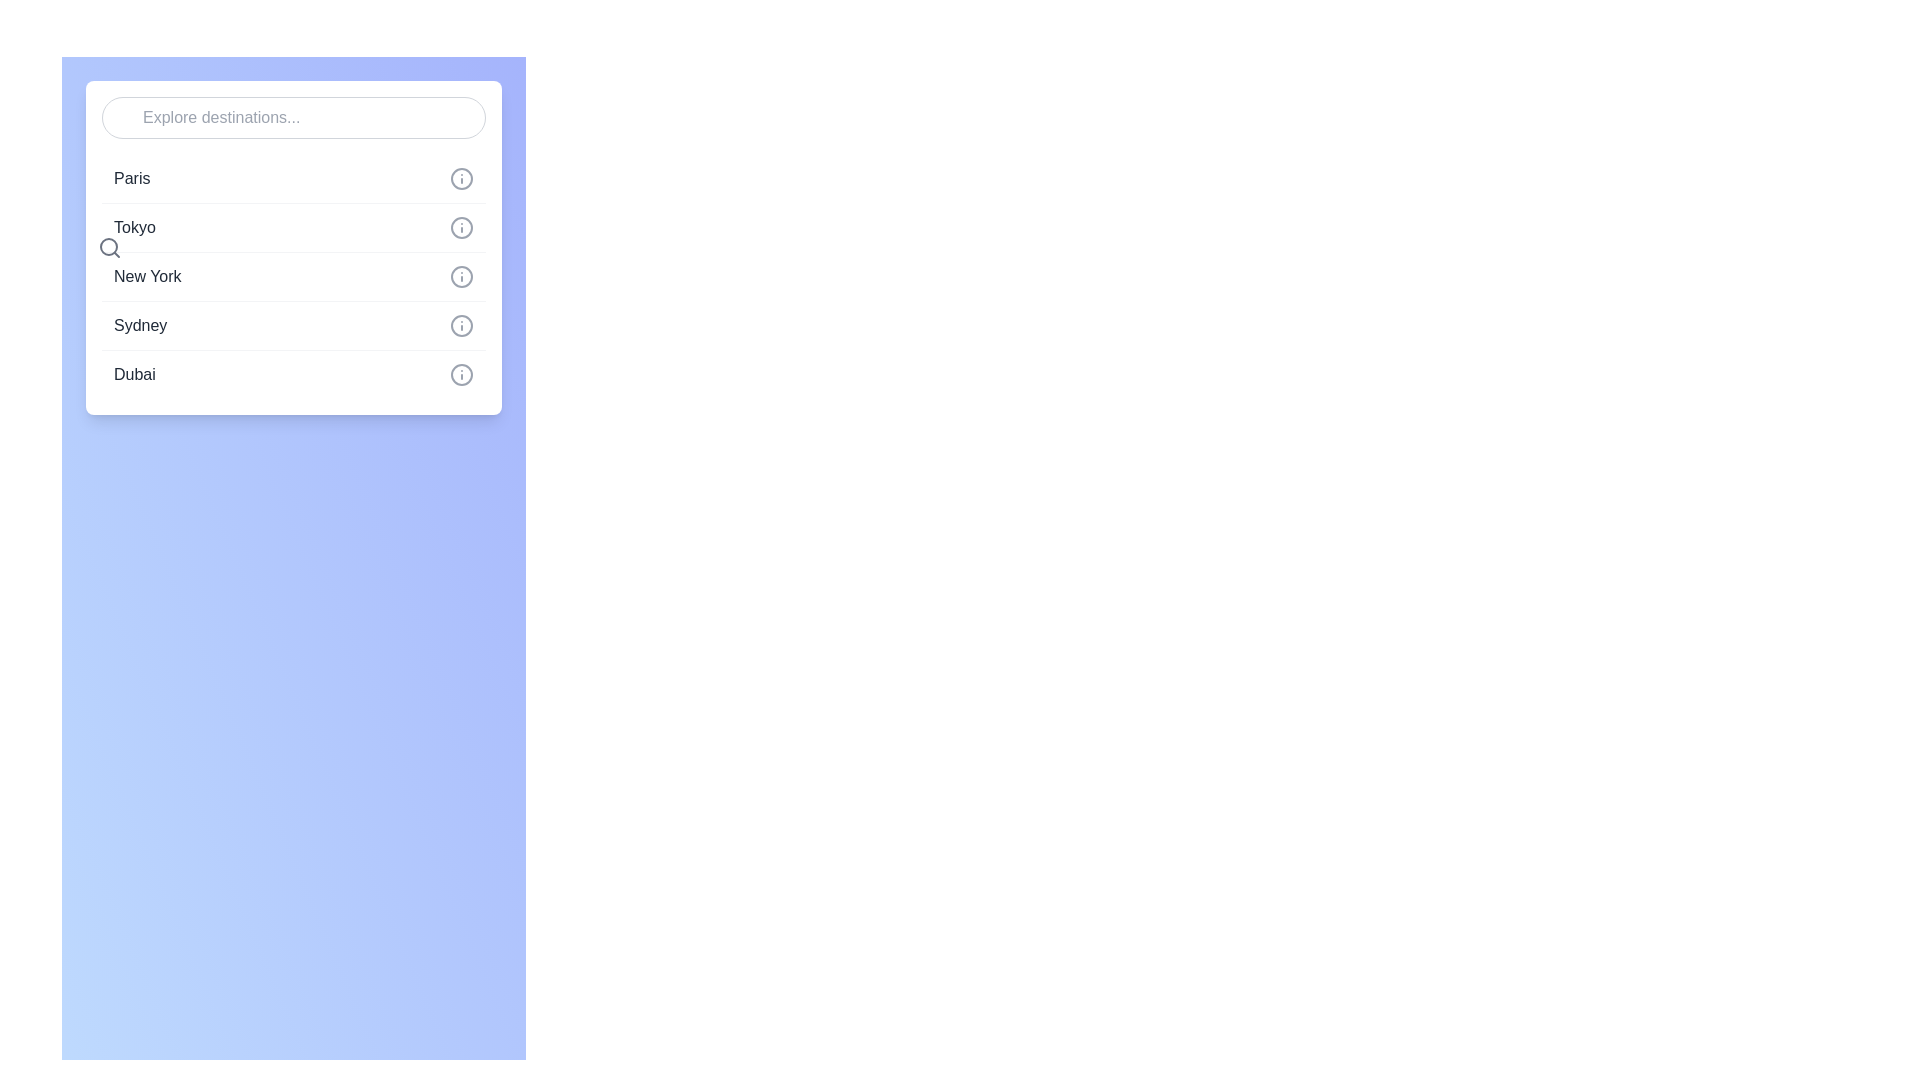 The image size is (1920, 1080). What do you see at coordinates (460, 226) in the screenshot?
I see `the circular gray icon located next to the list item labeled 'Tokyo', which is the second icon in the vertical list of destinations` at bounding box center [460, 226].